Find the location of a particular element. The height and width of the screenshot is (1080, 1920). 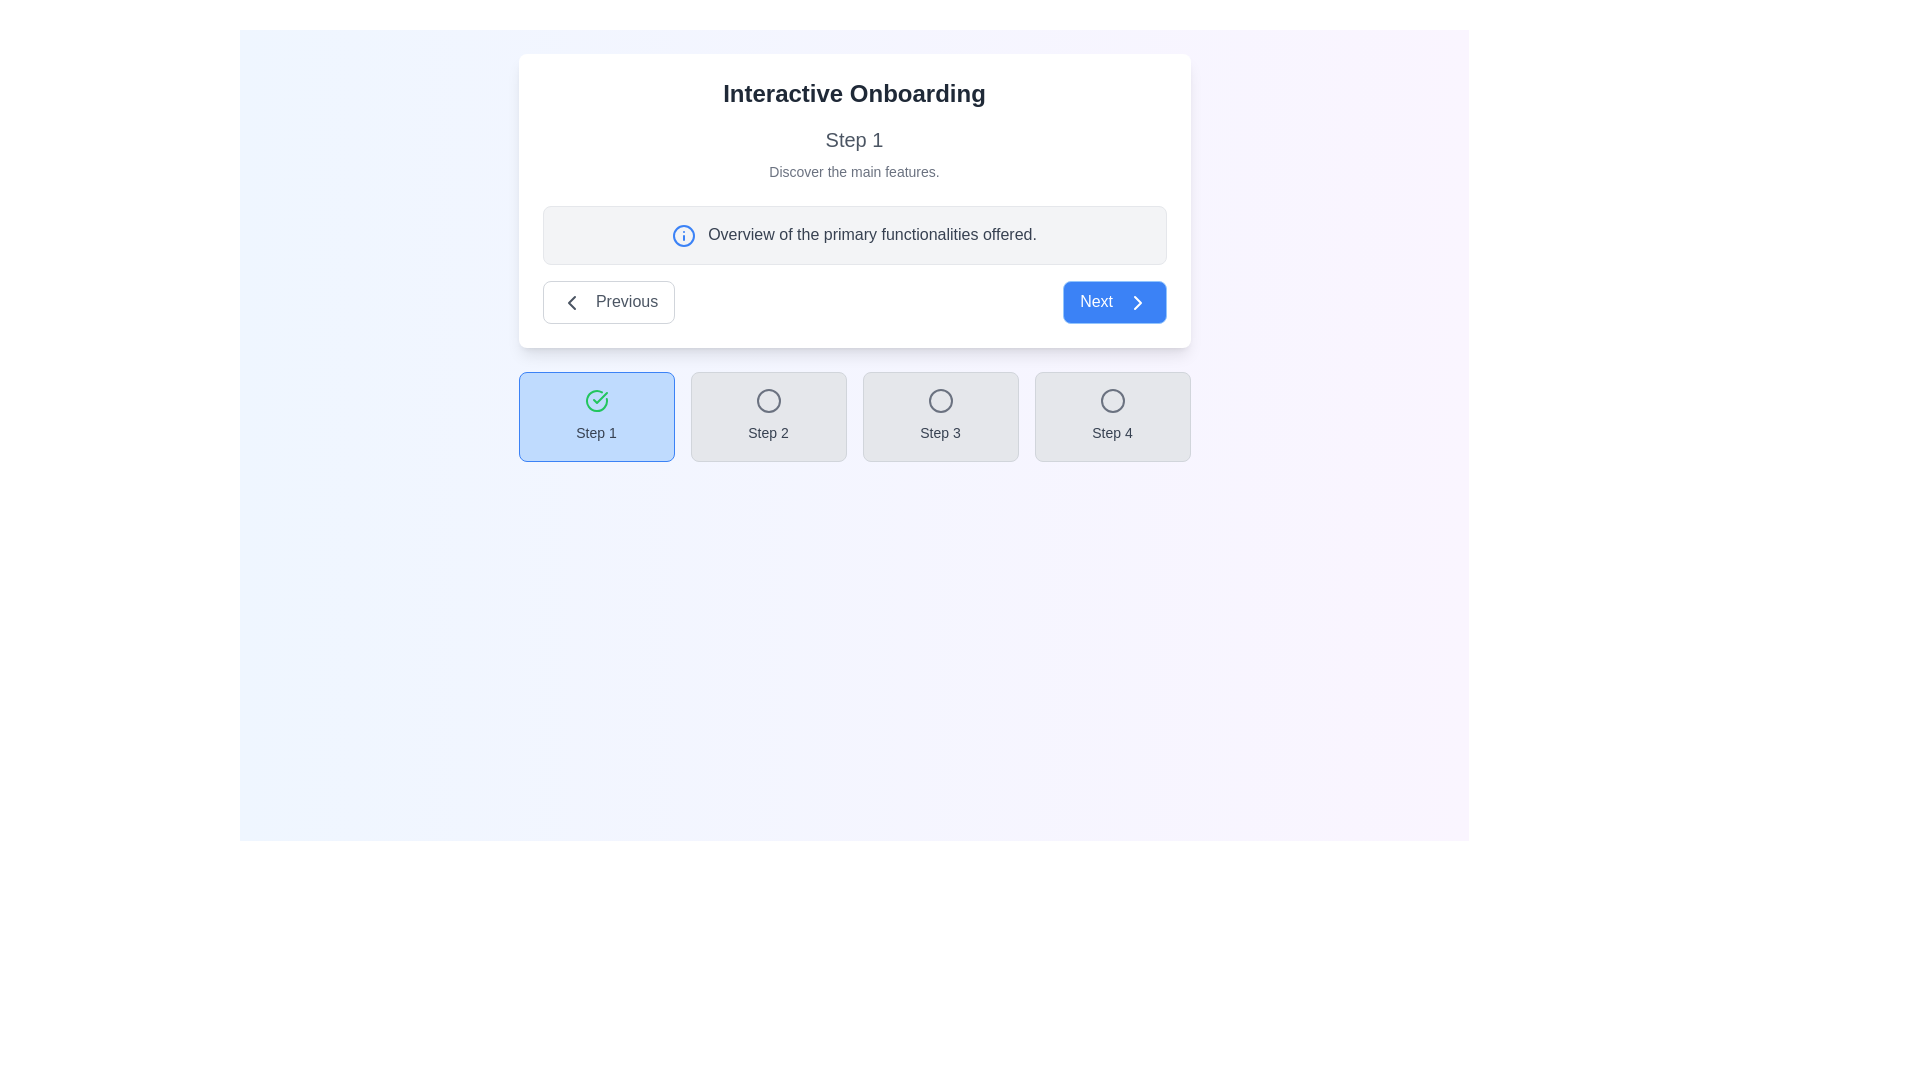

properties of the circular icon with a green outline and centered checkmark located within the 'Step 1' button at the bottom center of the interface is located at coordinates (595, 400).